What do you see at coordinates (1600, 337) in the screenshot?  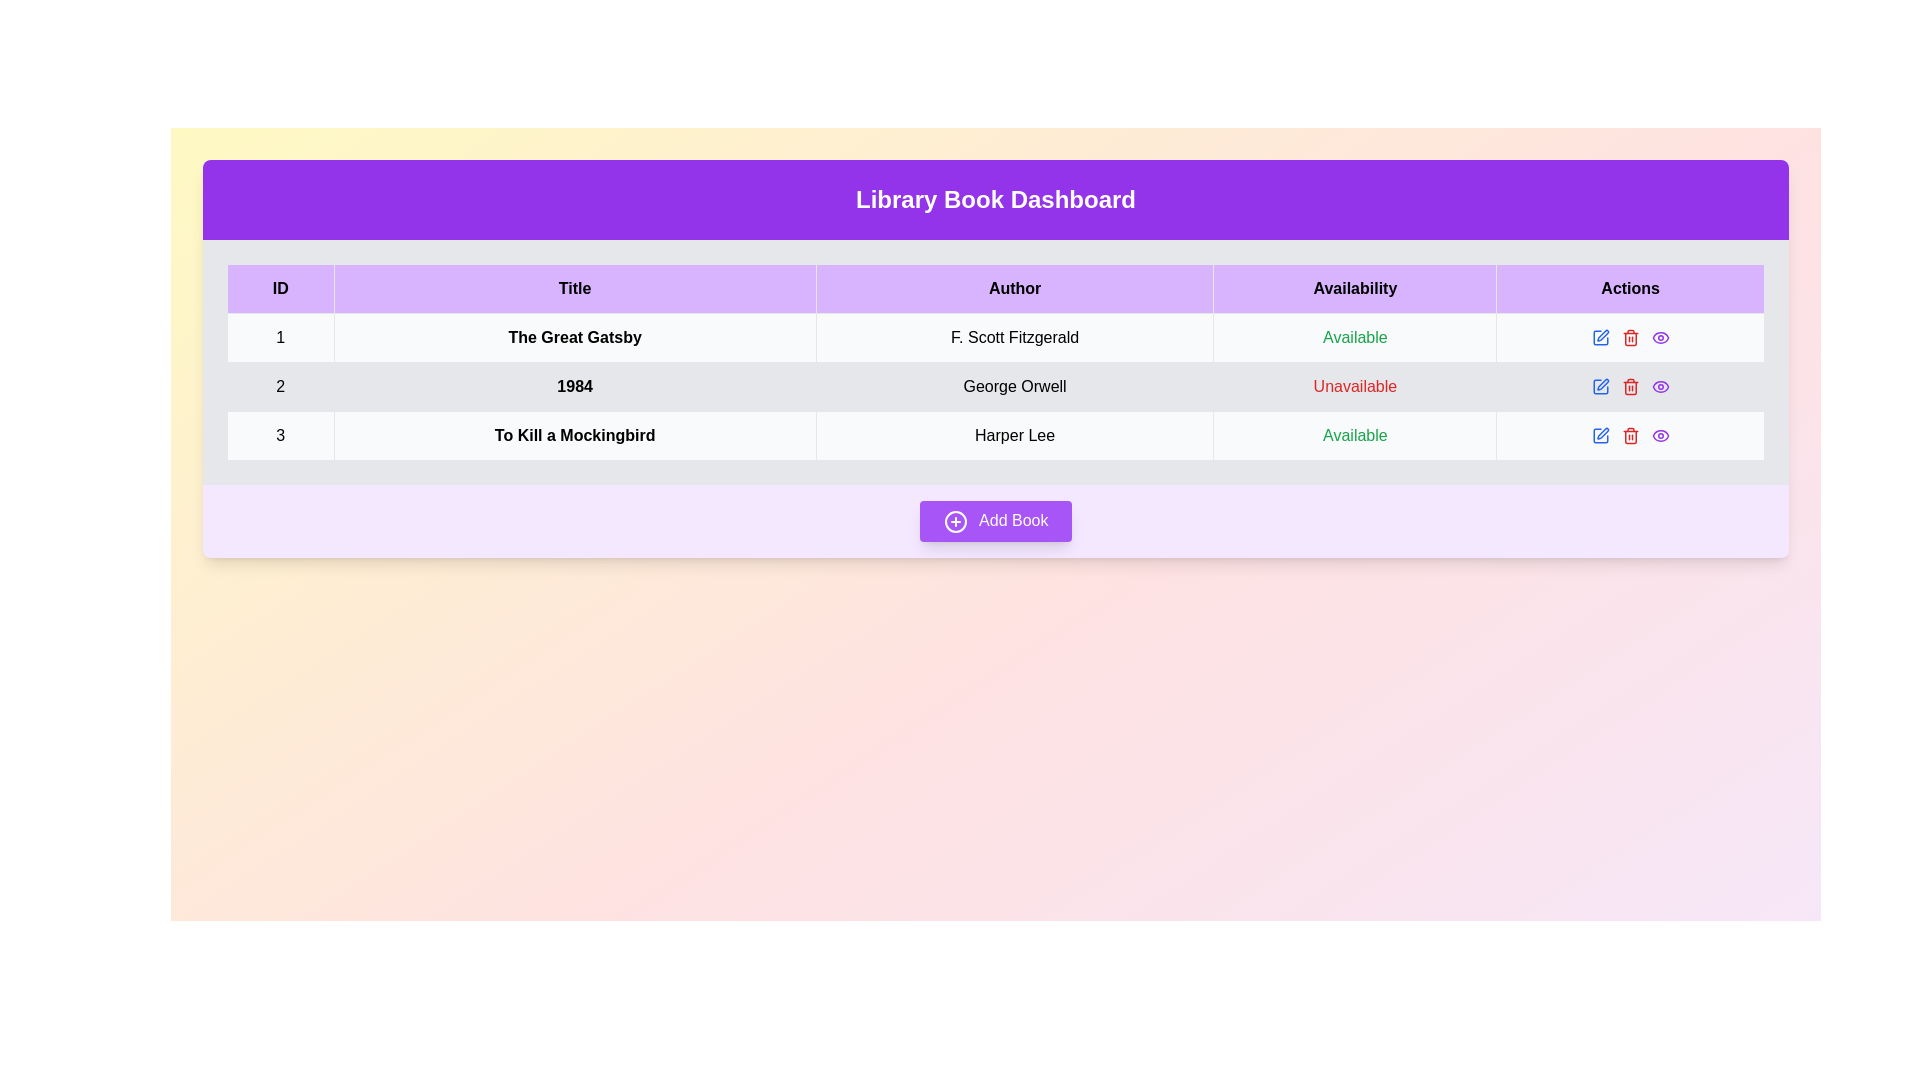 I see `the edit icon button located in the 'Actions' column of the second row in the table` at bounding box center [1600, 337].